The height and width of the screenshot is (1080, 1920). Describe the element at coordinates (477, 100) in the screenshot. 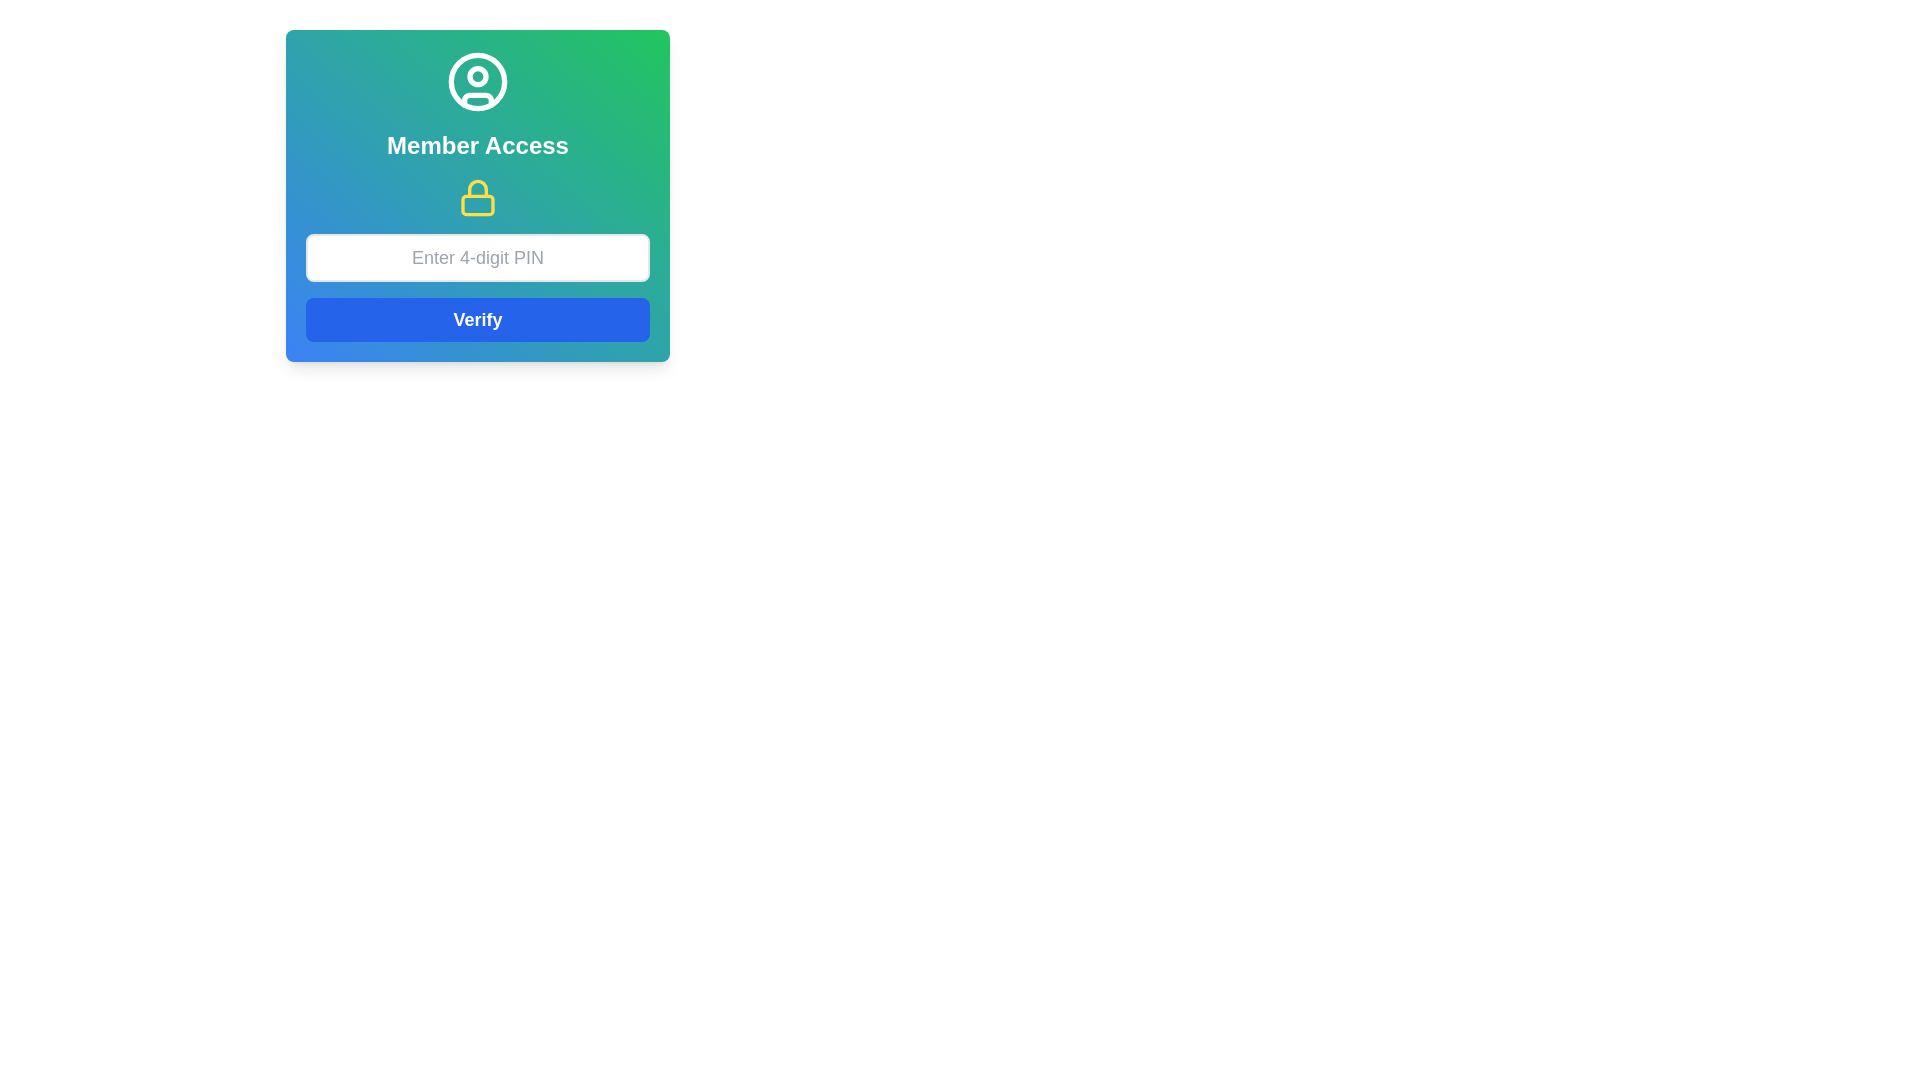

I see `the decorative graphical component that resembles a schematic representation of shoulders in an avatar icon, located at the bottom of a circular graphical icon` at that location.